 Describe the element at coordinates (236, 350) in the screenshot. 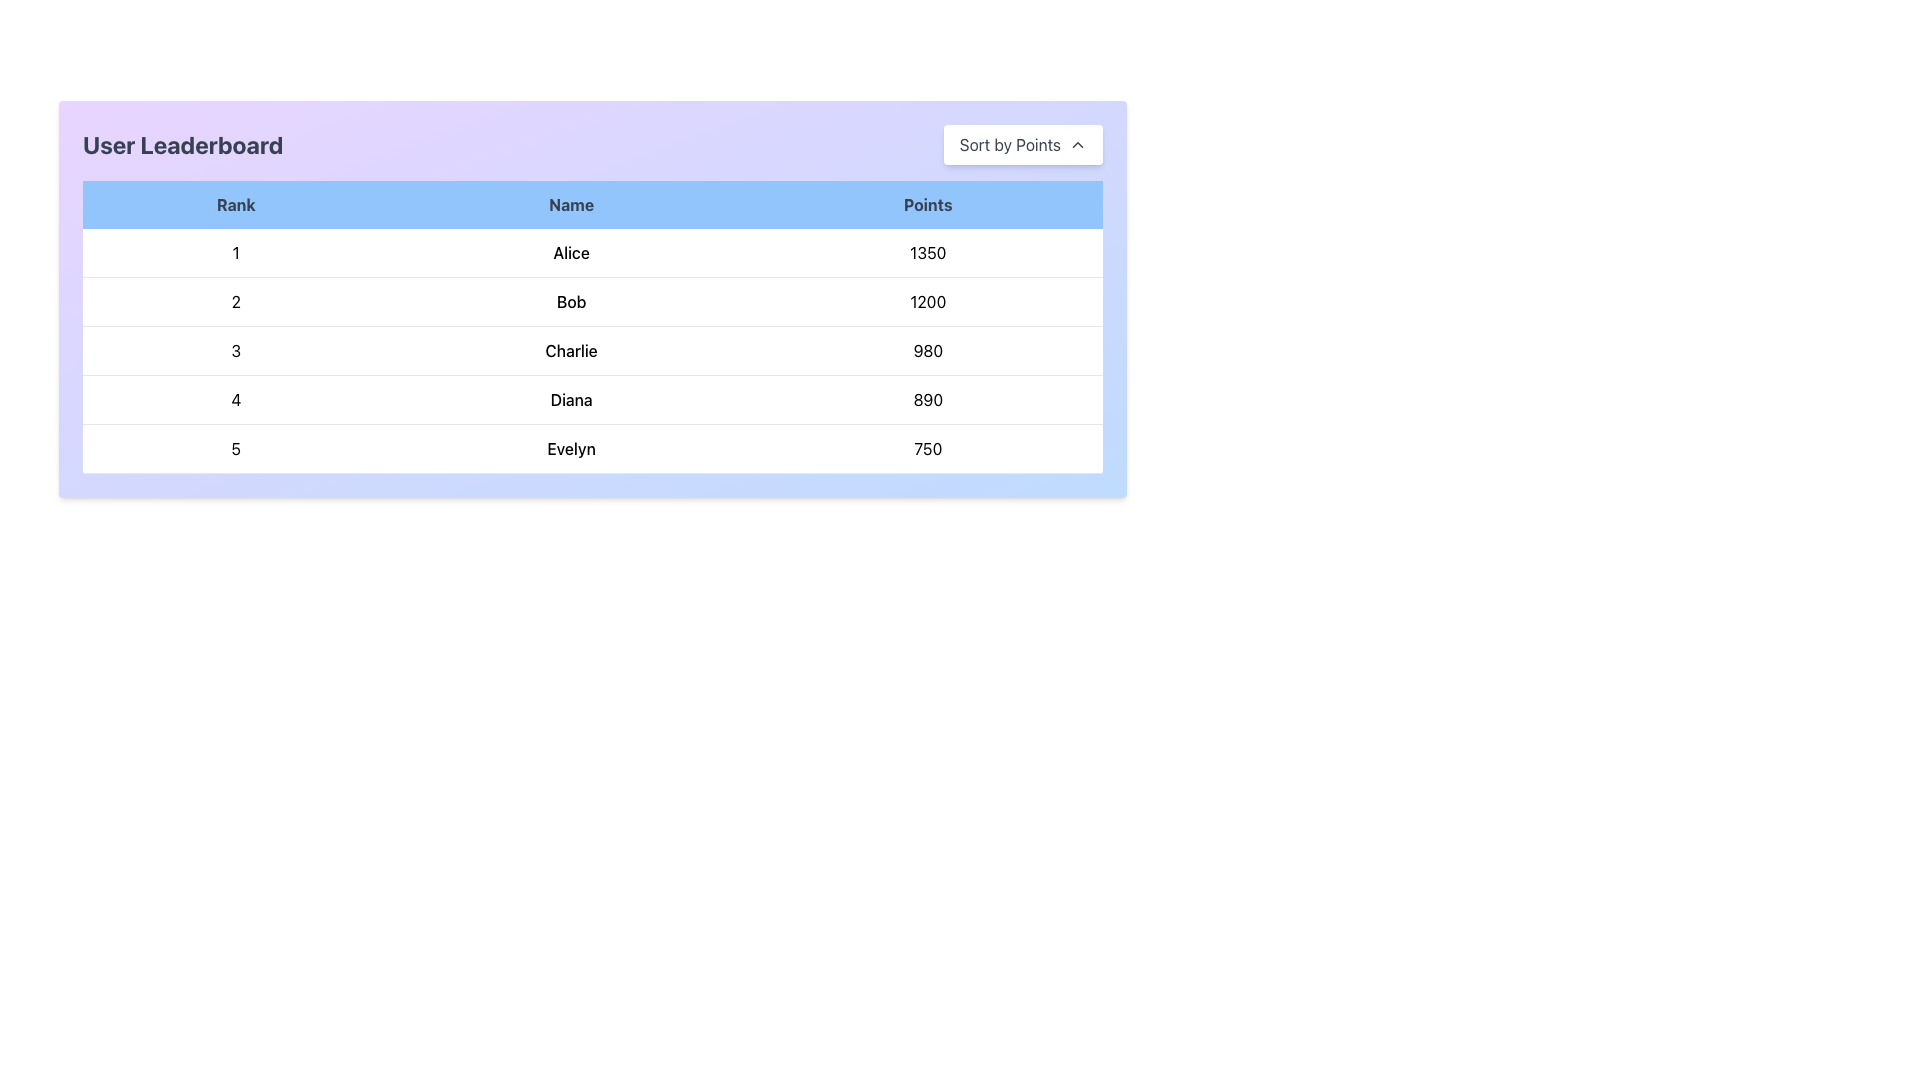

I see `the bold text label displaying the number '3' in the 'Rank' column of the leaderboard table, located in the third row` at that location.